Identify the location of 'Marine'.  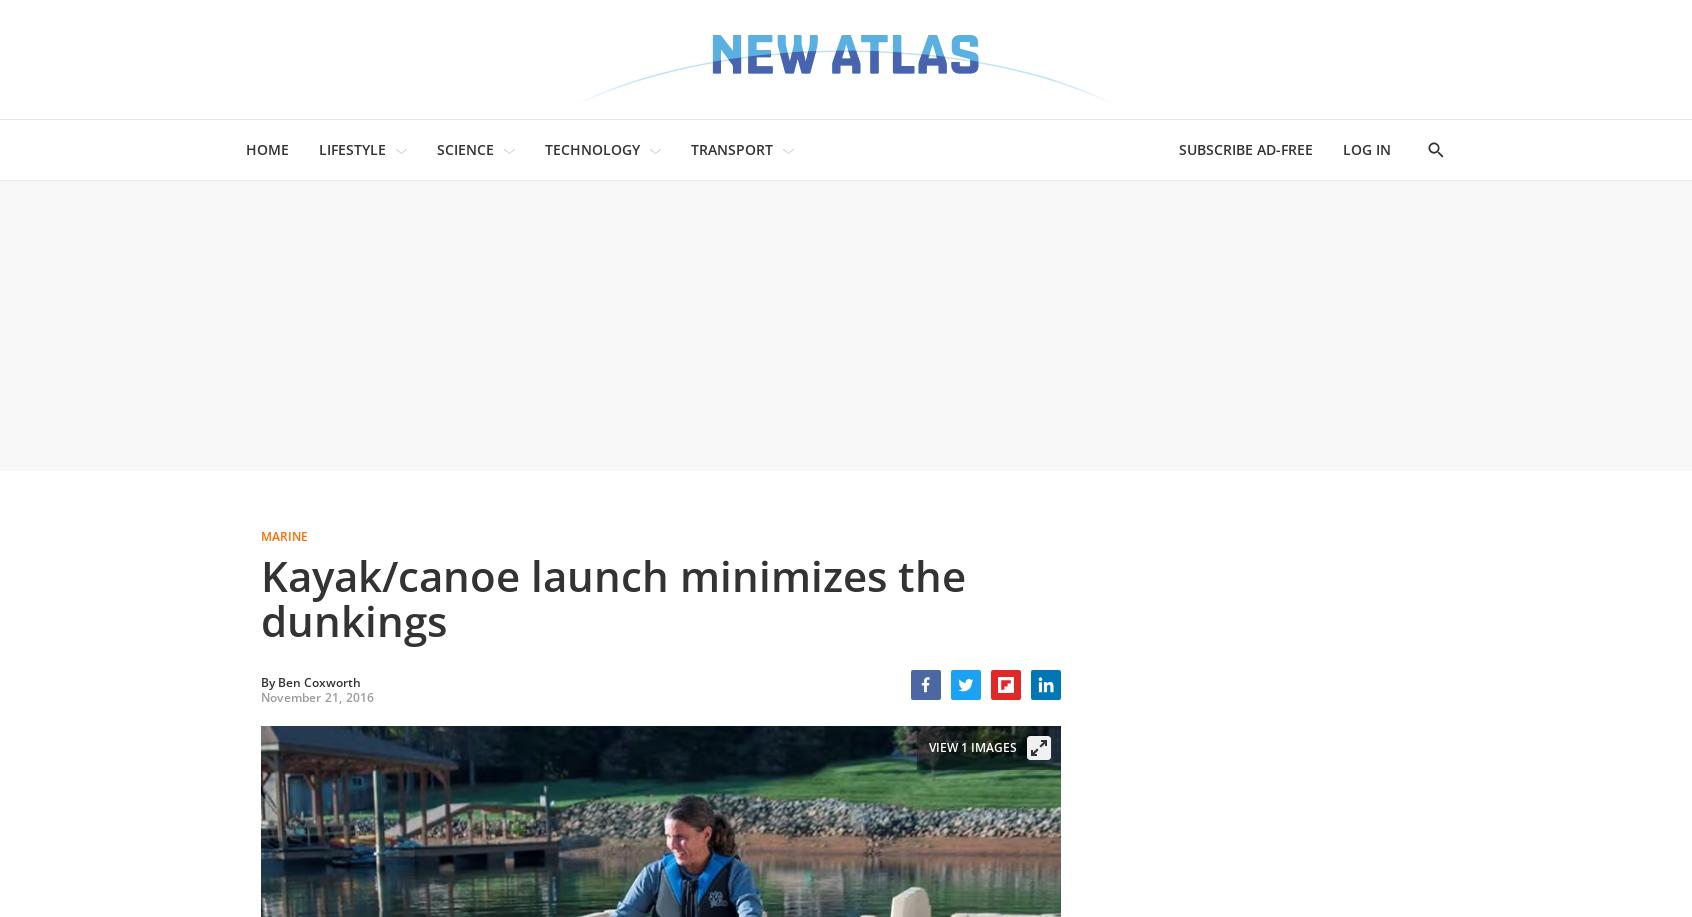
(283, 536).